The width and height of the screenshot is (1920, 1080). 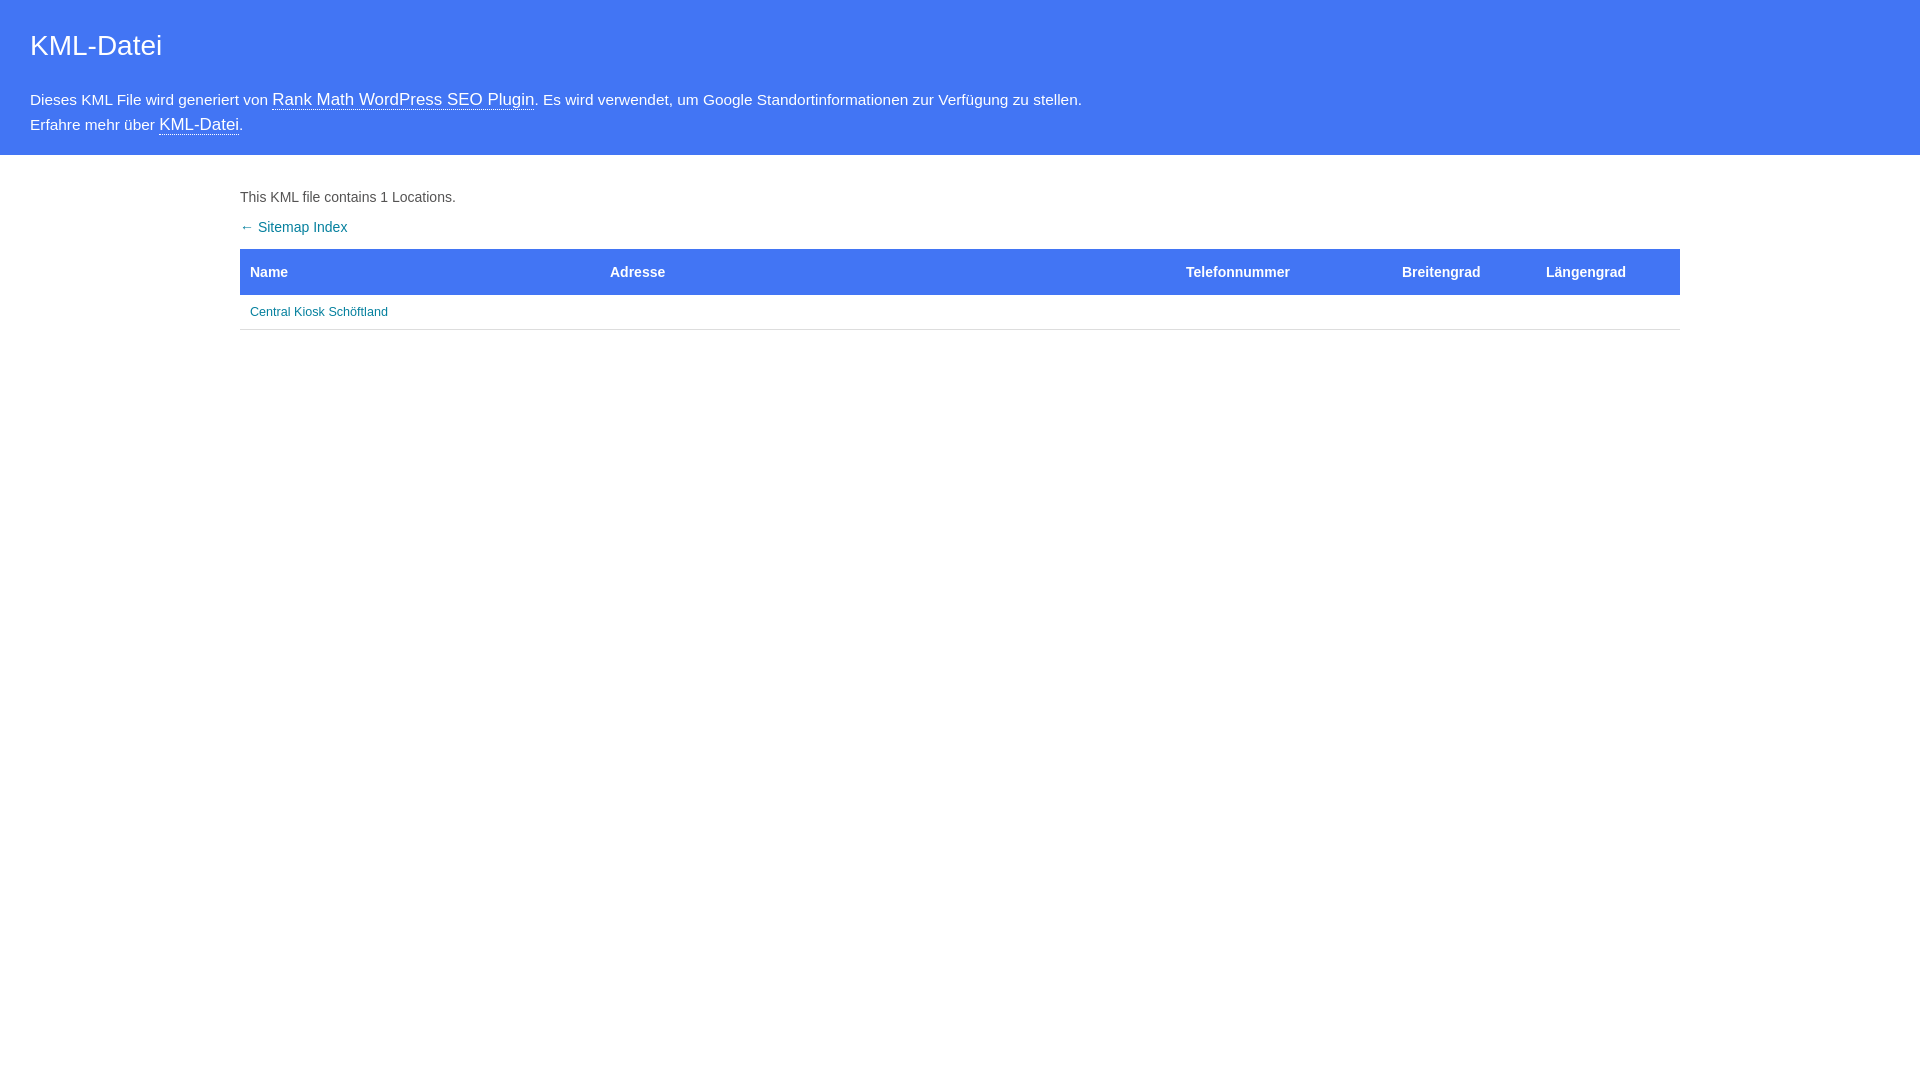 I want to click on 'Rank Math WordPress SEO Plugin', so click(x=271, y=100).